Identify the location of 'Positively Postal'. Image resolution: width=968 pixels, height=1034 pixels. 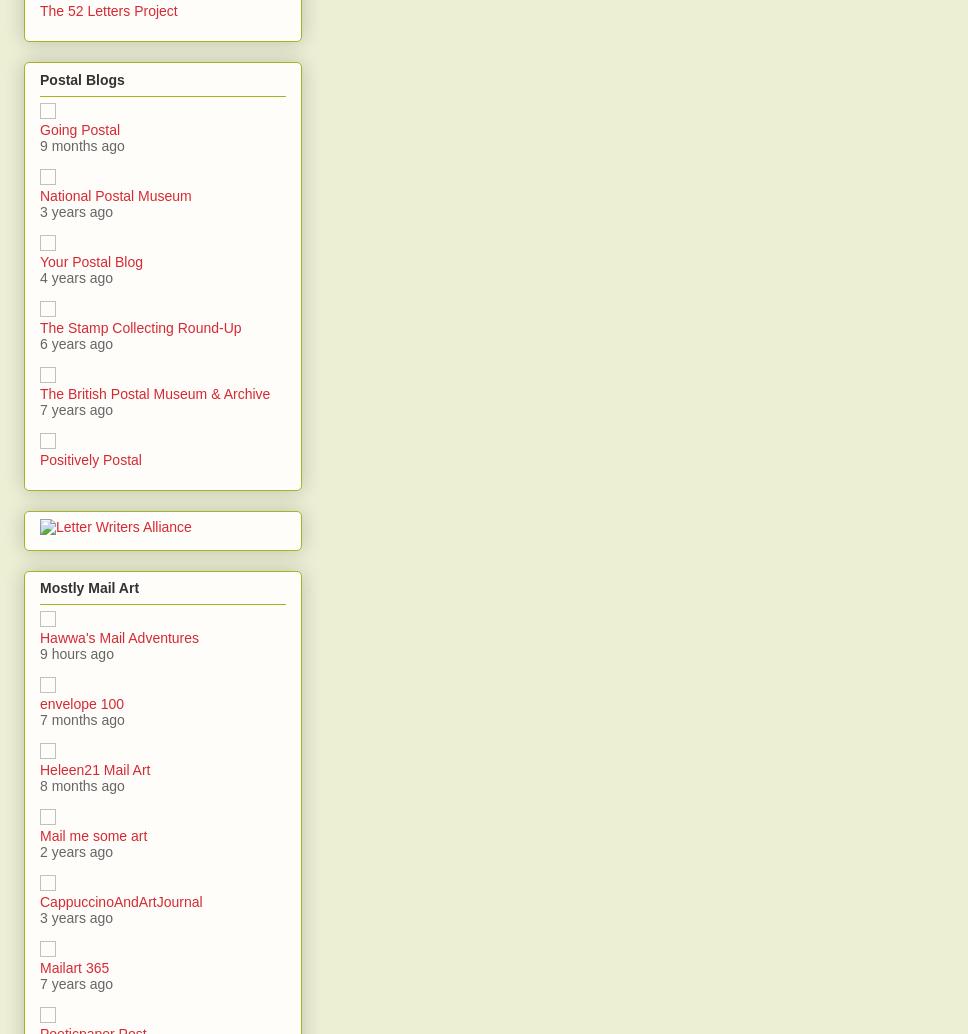
(90, 457).